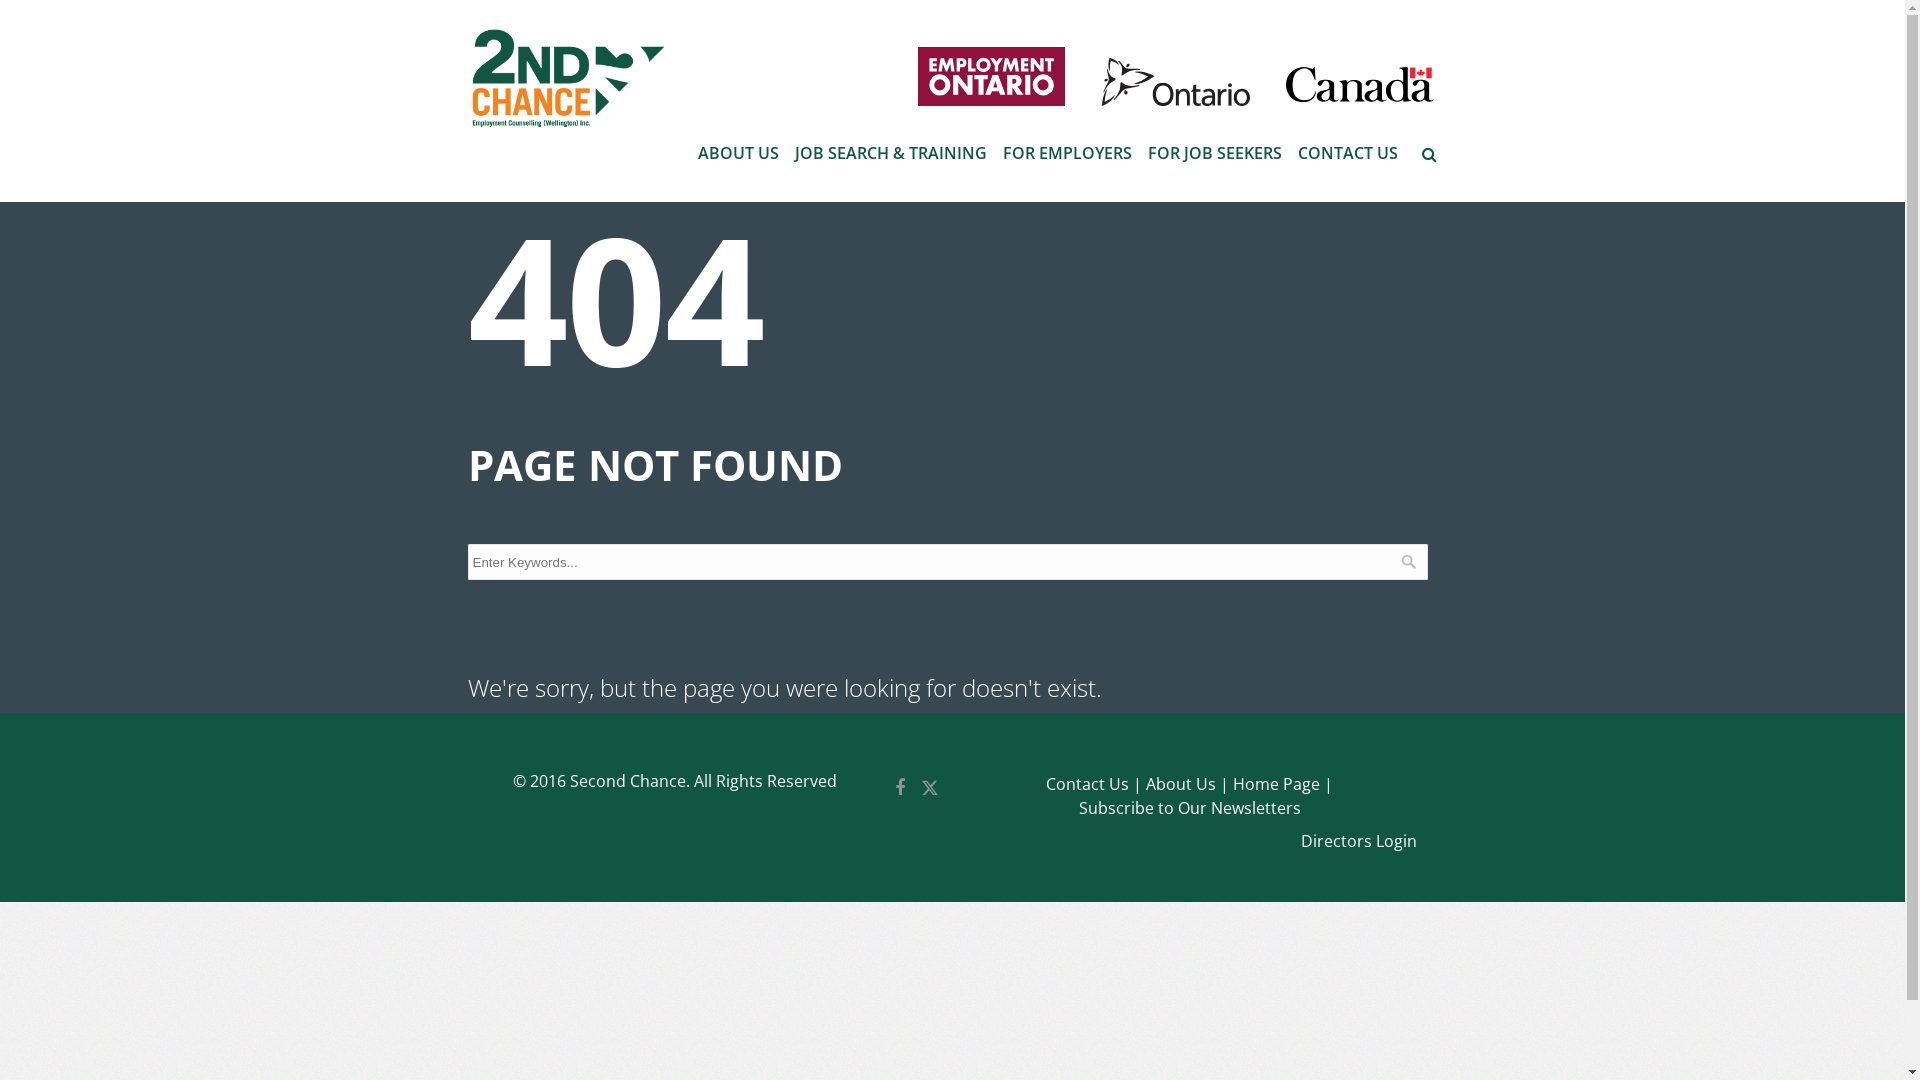 This screenshot has width=1920, height=1080. I want to click on 'FOR JOB SEEKERS', so click(1213, 152).